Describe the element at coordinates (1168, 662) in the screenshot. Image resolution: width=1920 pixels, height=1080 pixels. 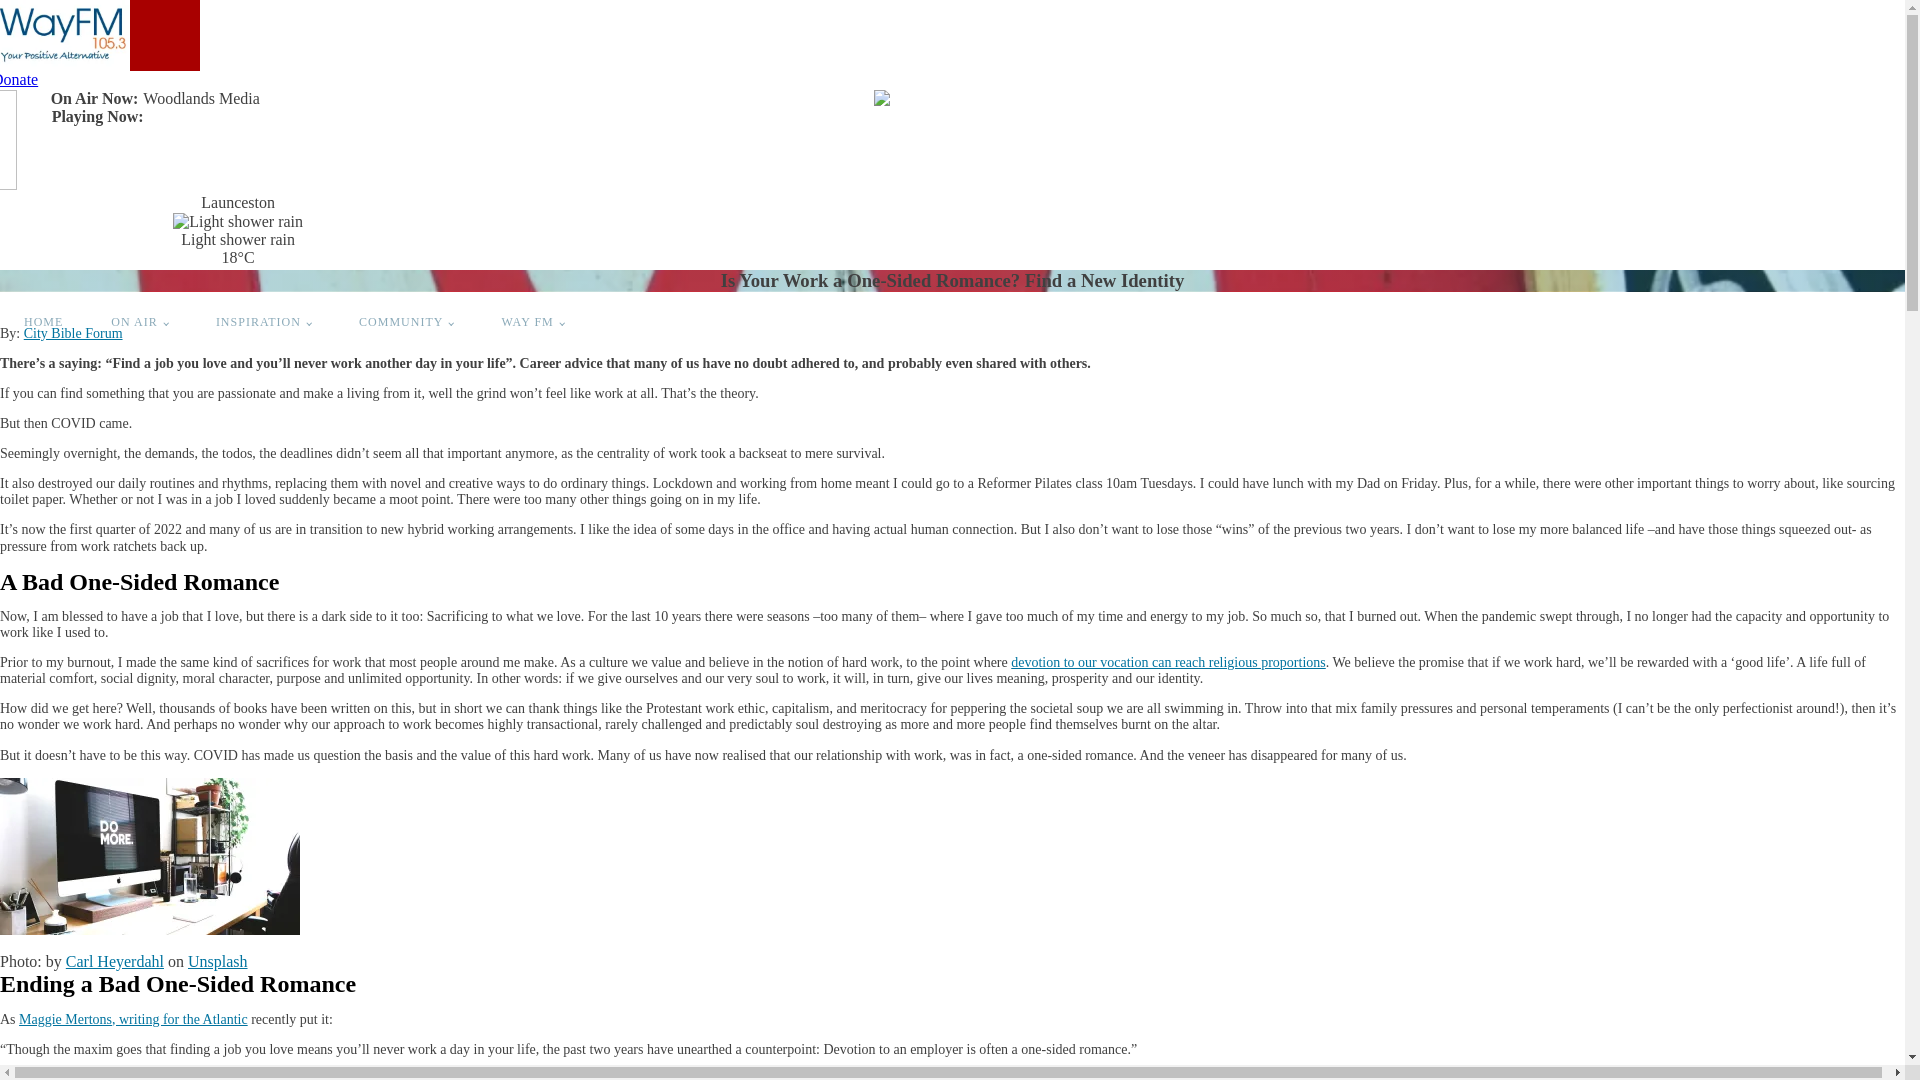
I see `'devotion to our vocation can reach religious proportions'` at that location.